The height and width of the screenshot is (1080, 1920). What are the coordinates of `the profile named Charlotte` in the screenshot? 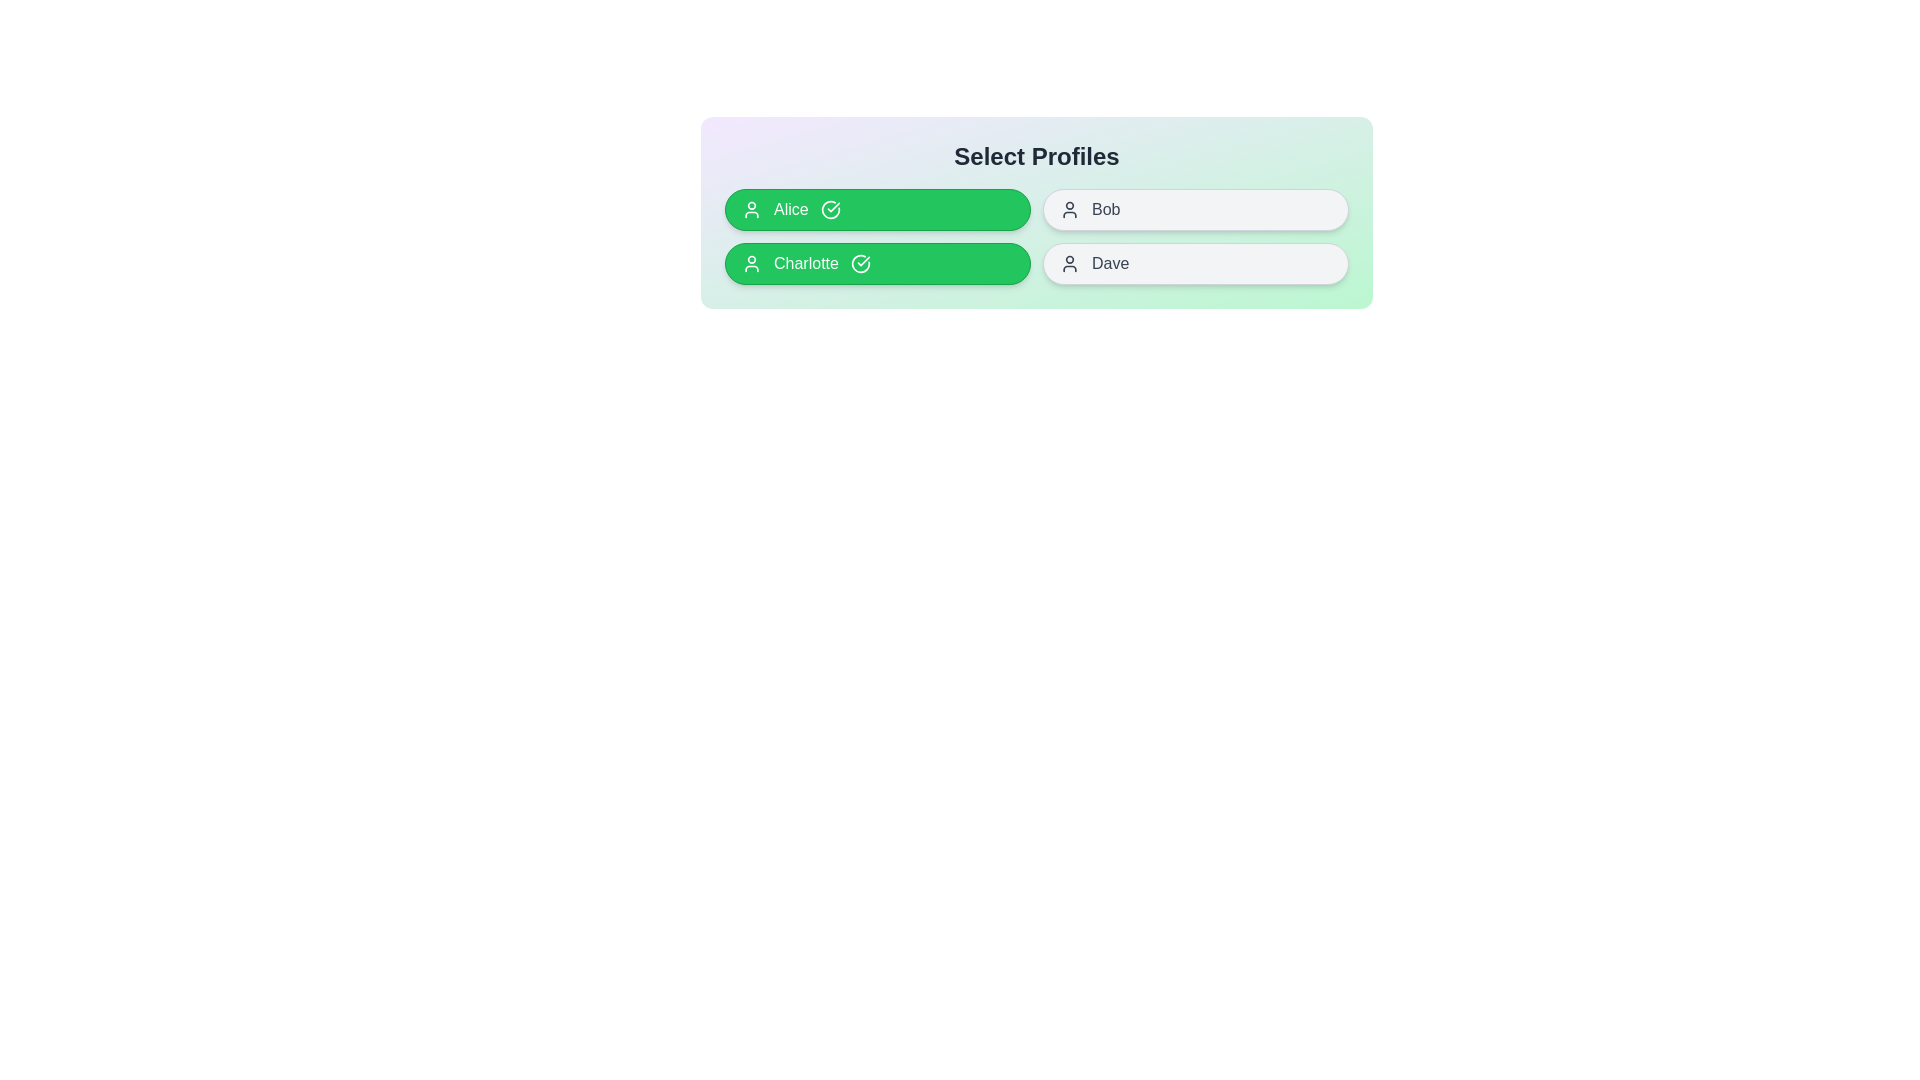 It's located at (878, 262).